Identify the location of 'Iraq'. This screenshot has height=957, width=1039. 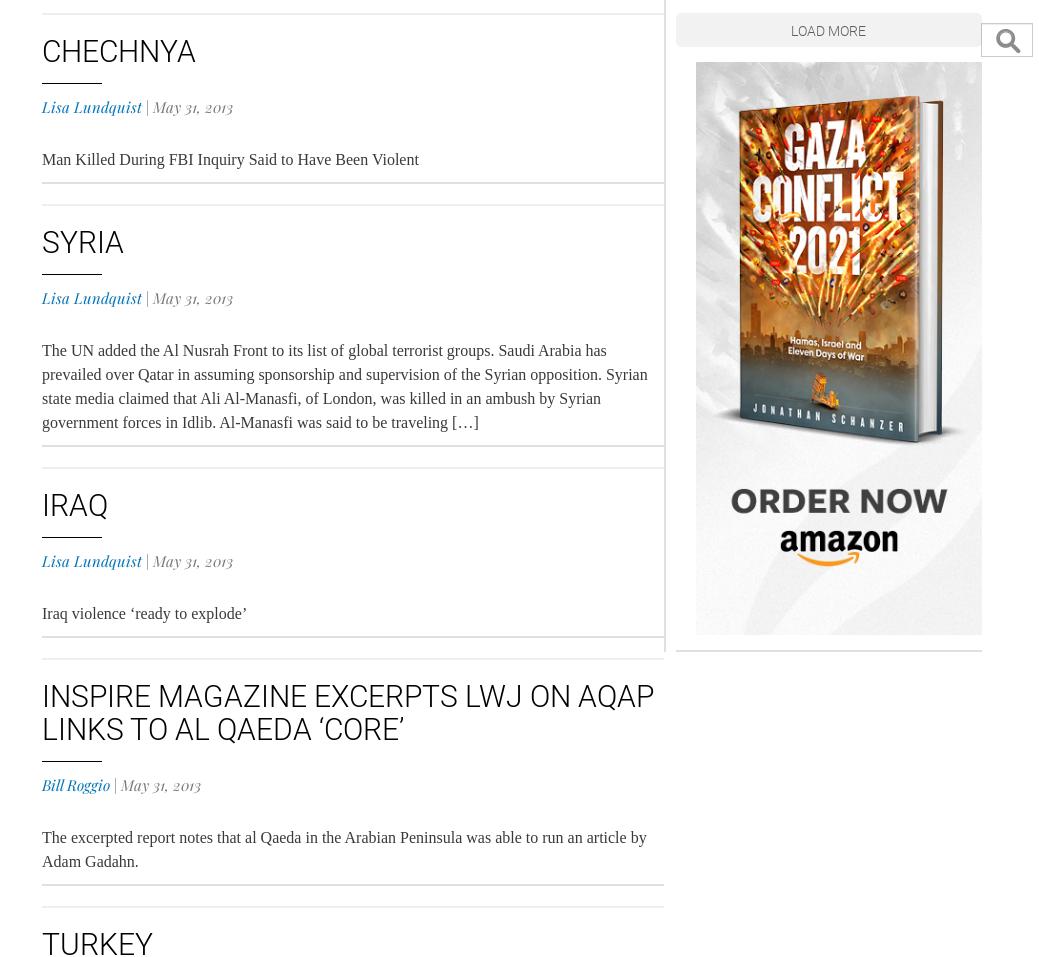
(40, 505).